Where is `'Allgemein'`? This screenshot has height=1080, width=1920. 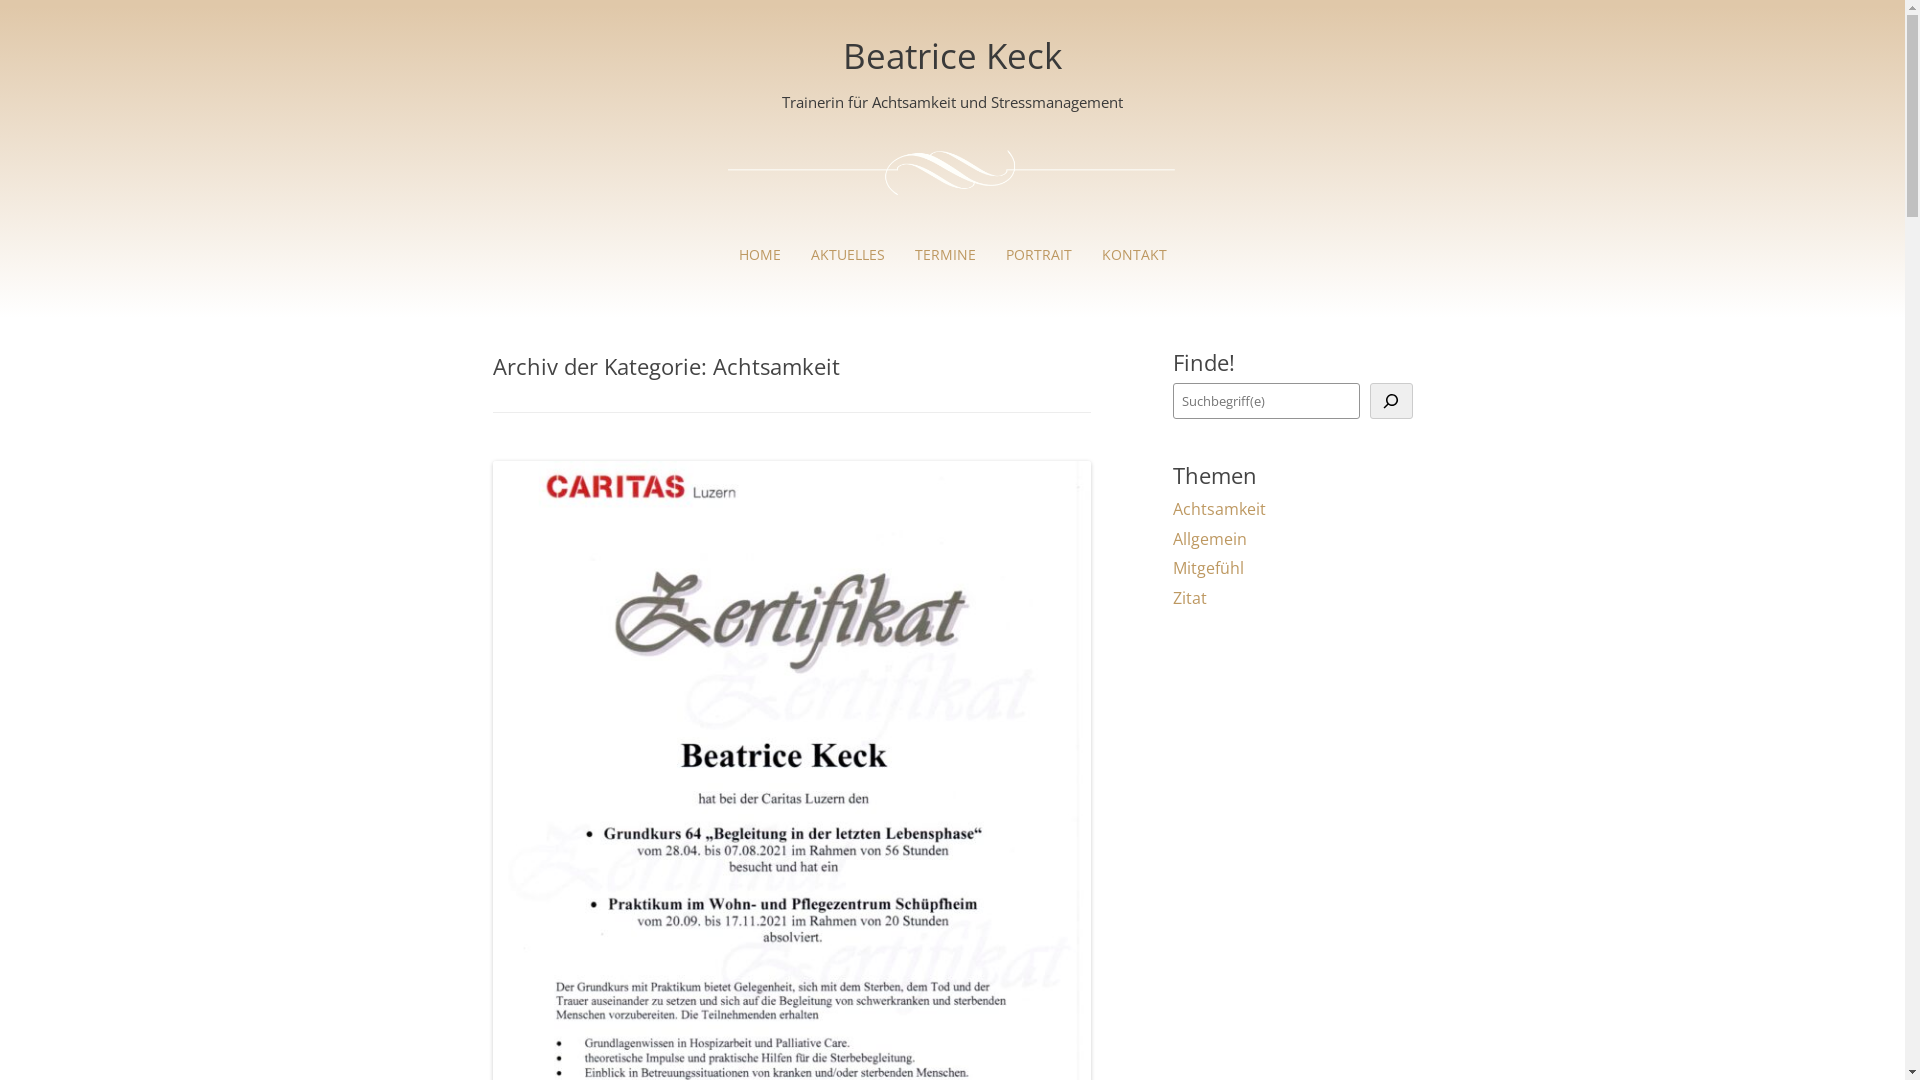 'Allgemein' is located at coordinates (1208, 538).